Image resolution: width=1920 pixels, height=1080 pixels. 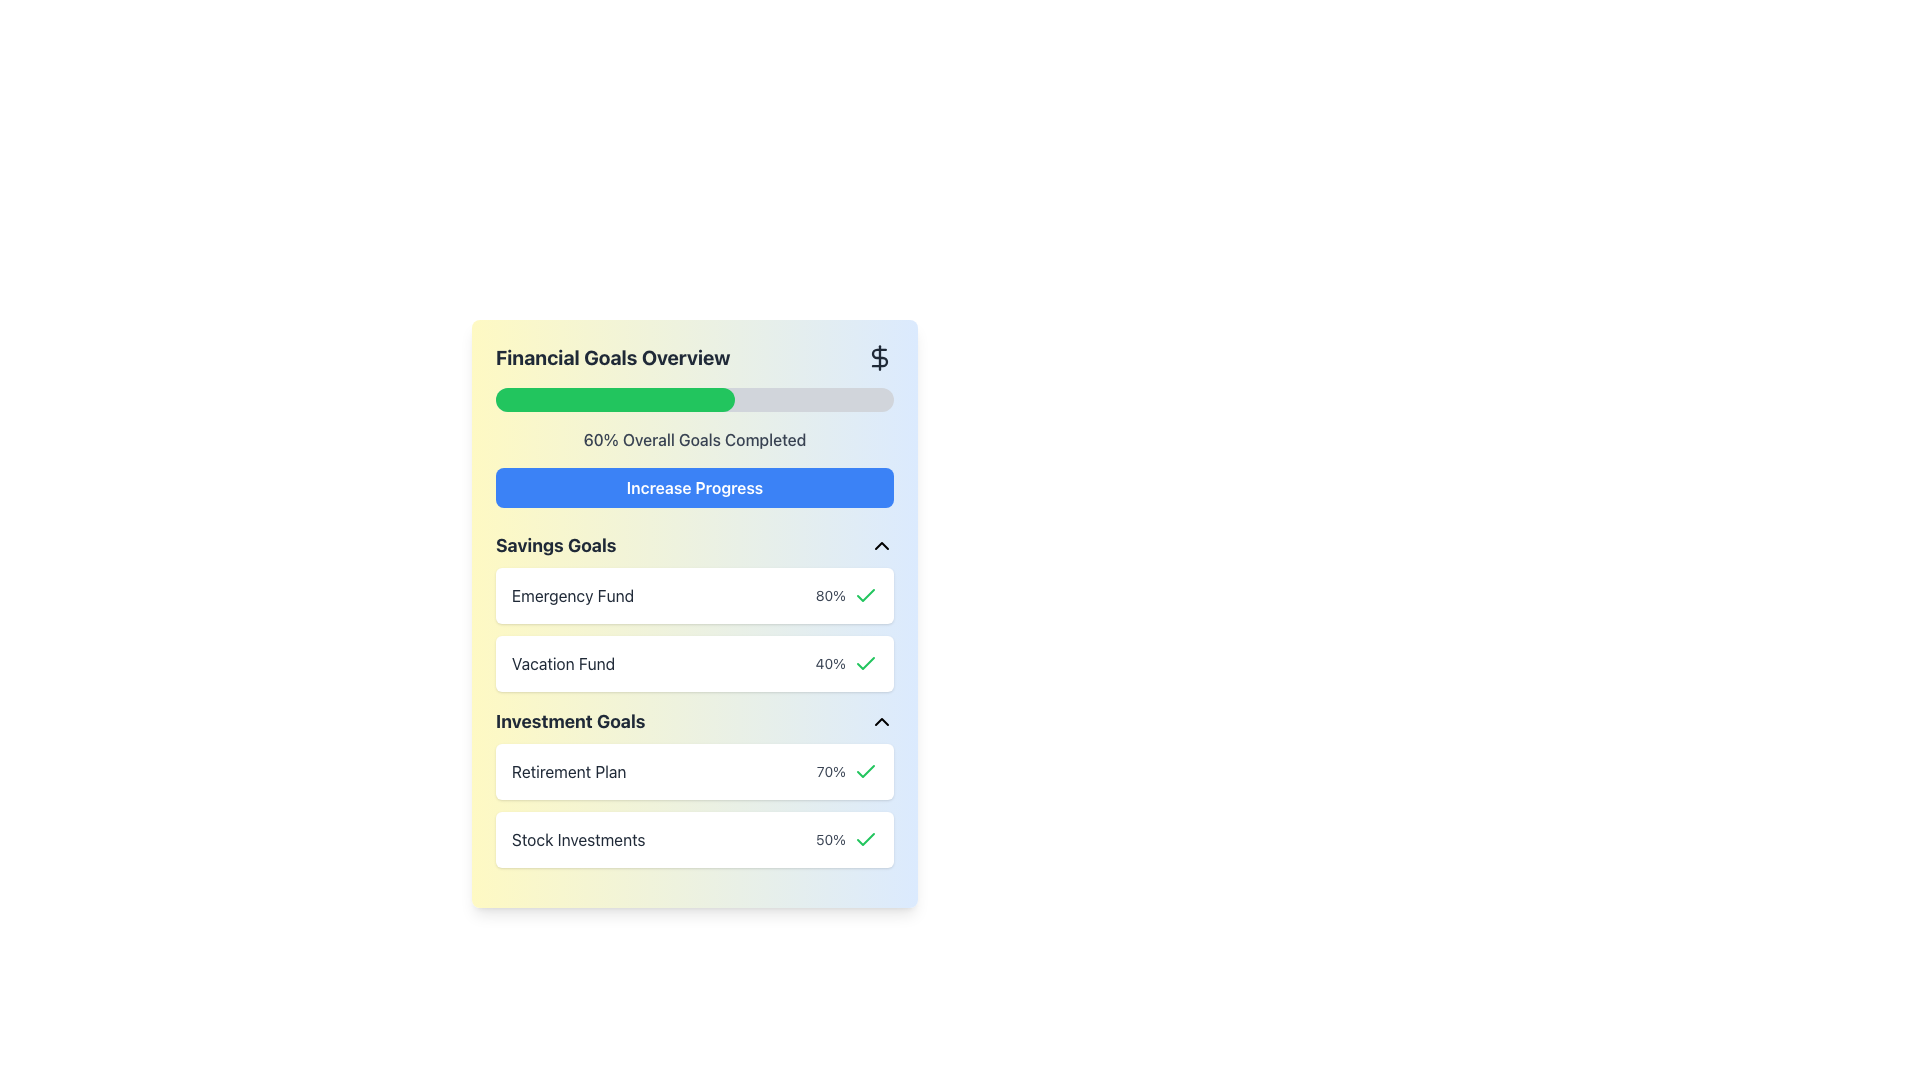 I want to click on the 'Increase Progress' button with bold white text on a blue background, so click(x=695, y=488).